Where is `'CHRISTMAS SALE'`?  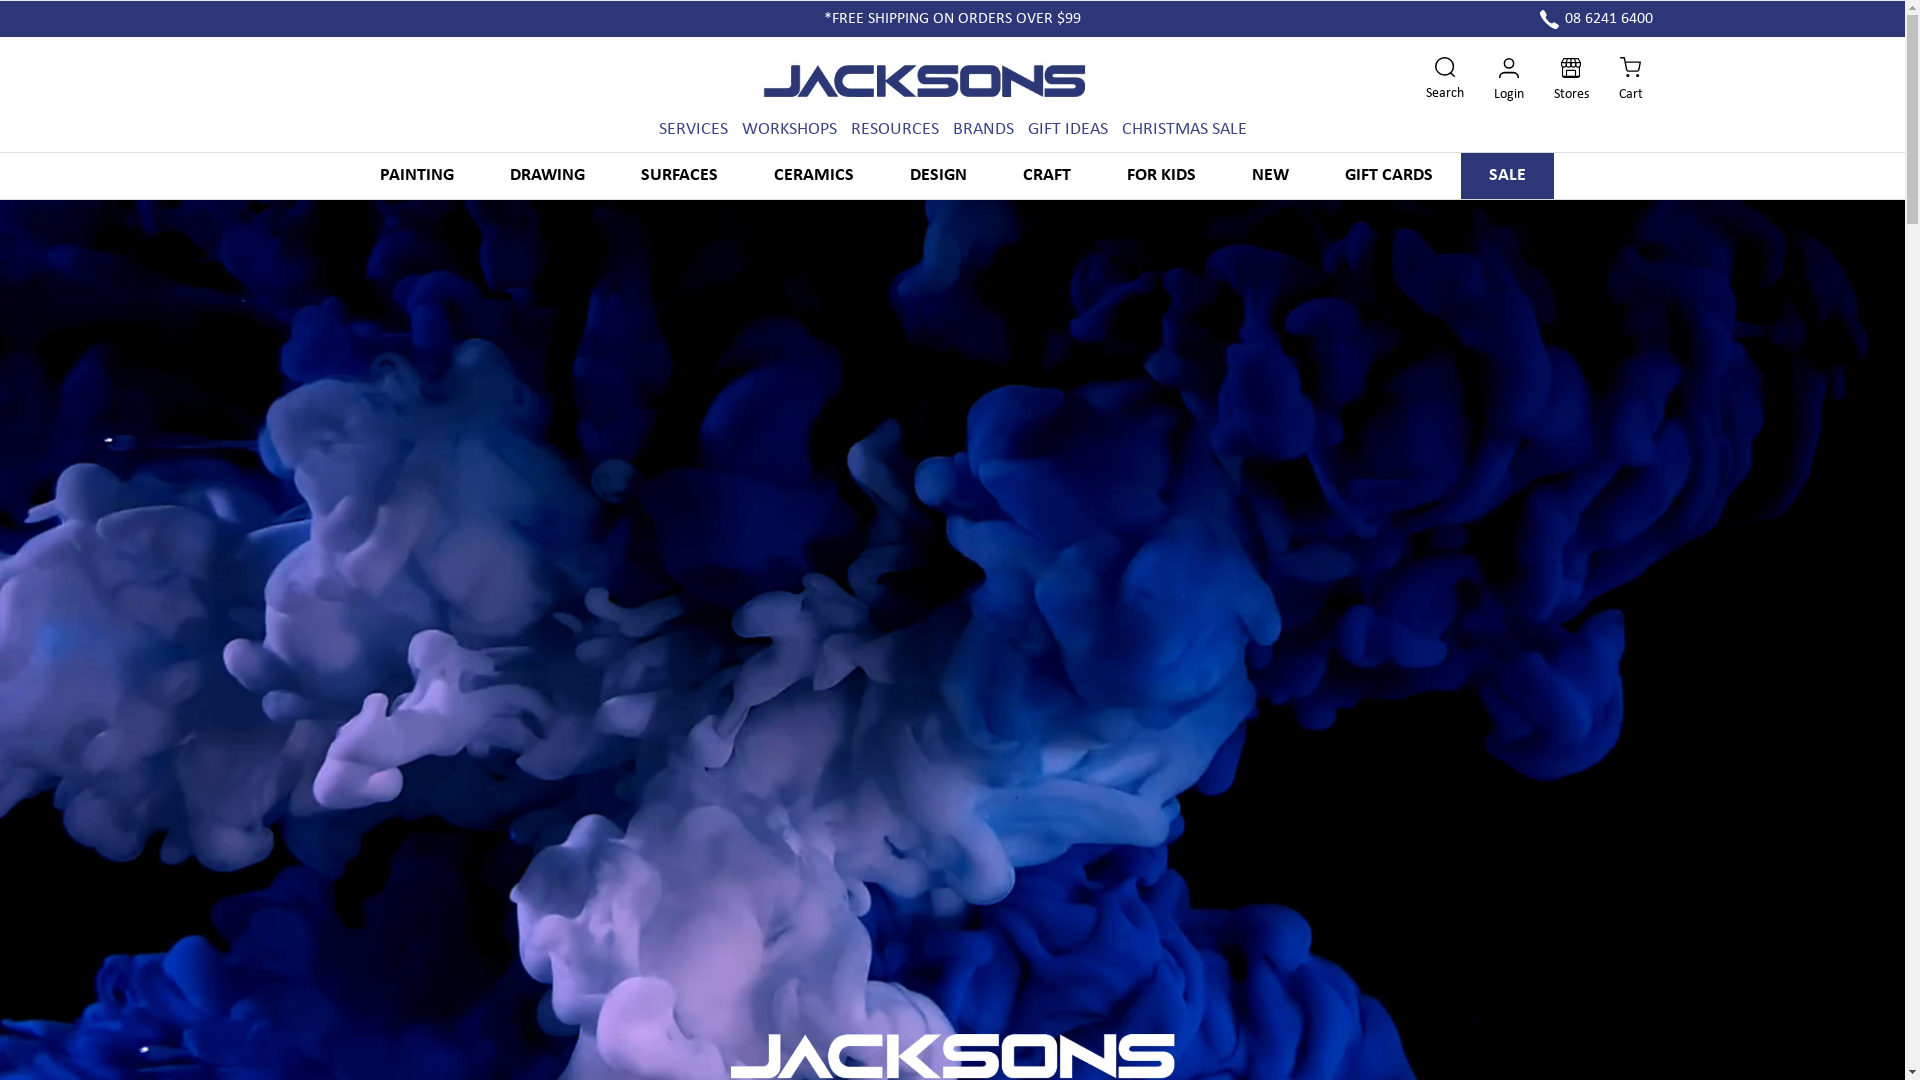 'CHRISTMAS SALE' is located at coordinates (1184, 129).